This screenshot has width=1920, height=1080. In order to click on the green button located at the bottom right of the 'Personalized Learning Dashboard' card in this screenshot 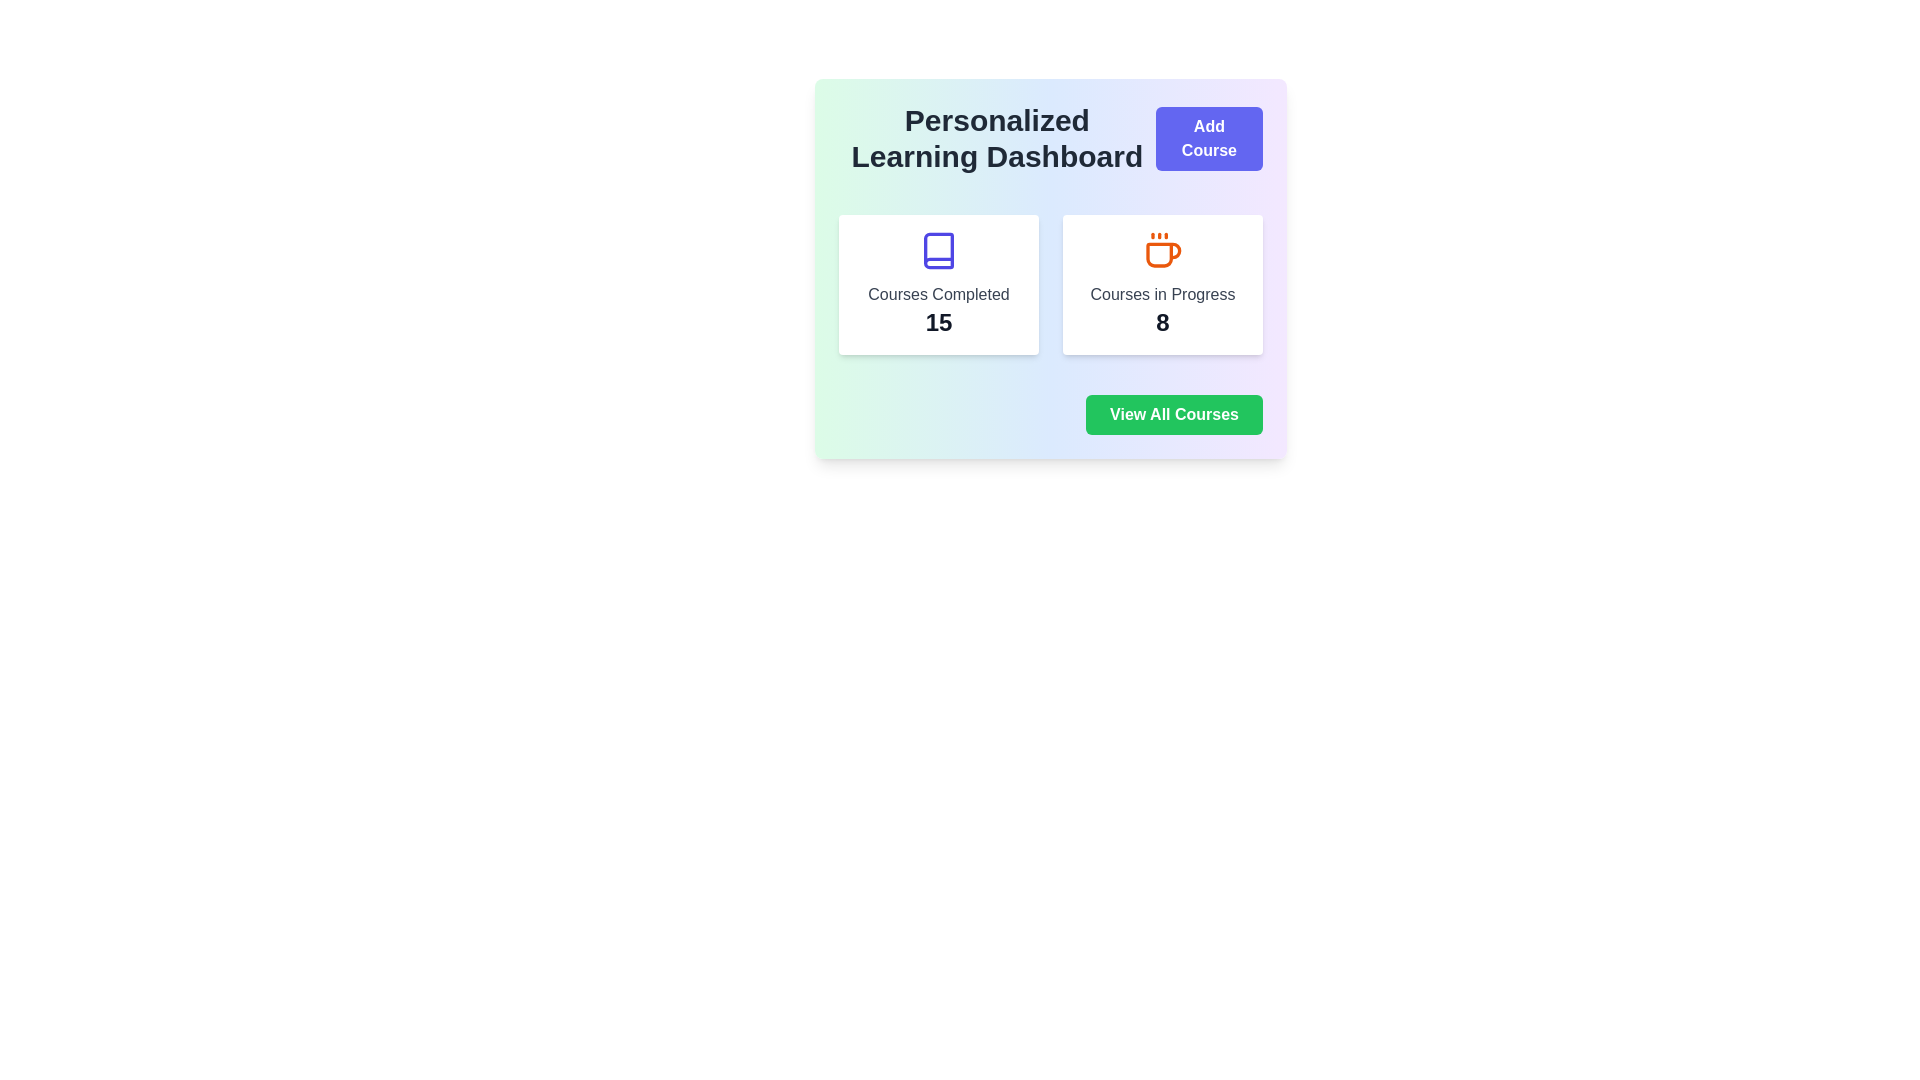, I will do `click(1174, 414)`.